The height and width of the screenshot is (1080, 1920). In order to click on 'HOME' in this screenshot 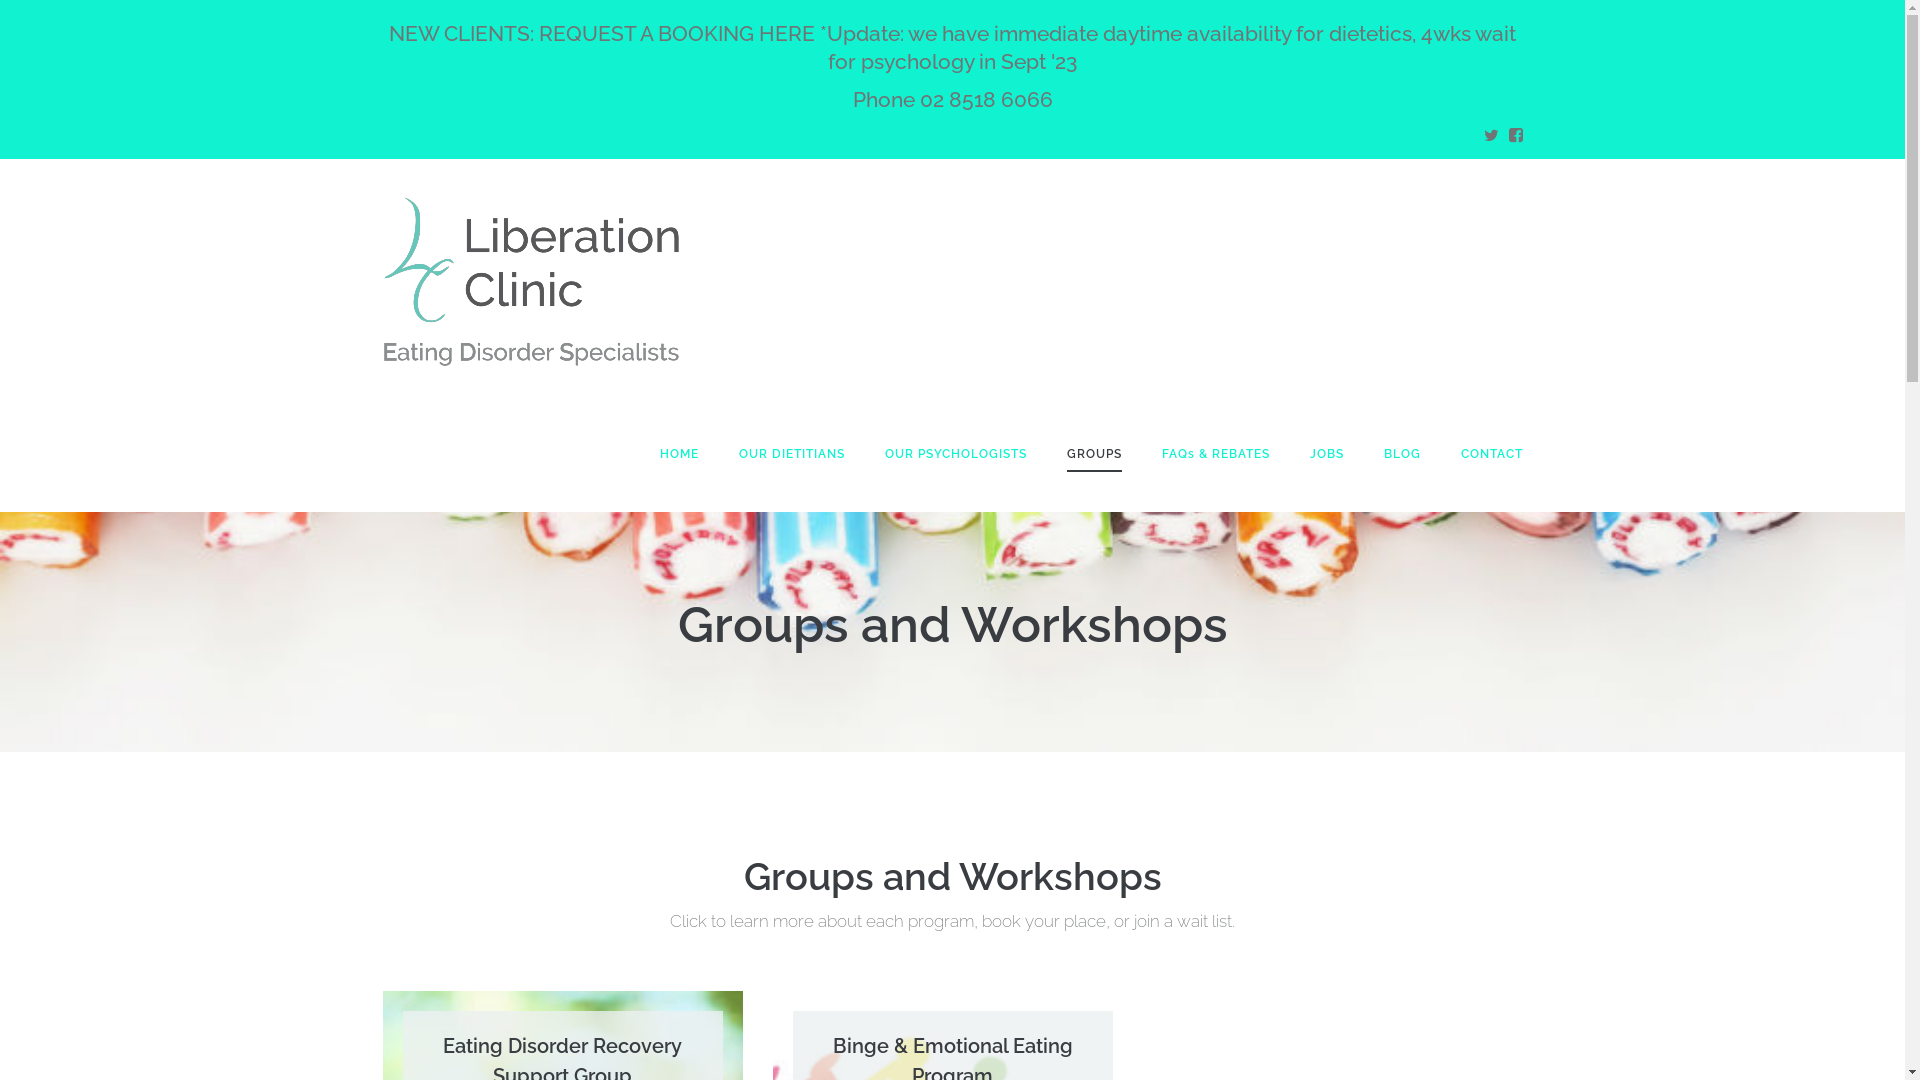, I will do `click(679, 452)`.